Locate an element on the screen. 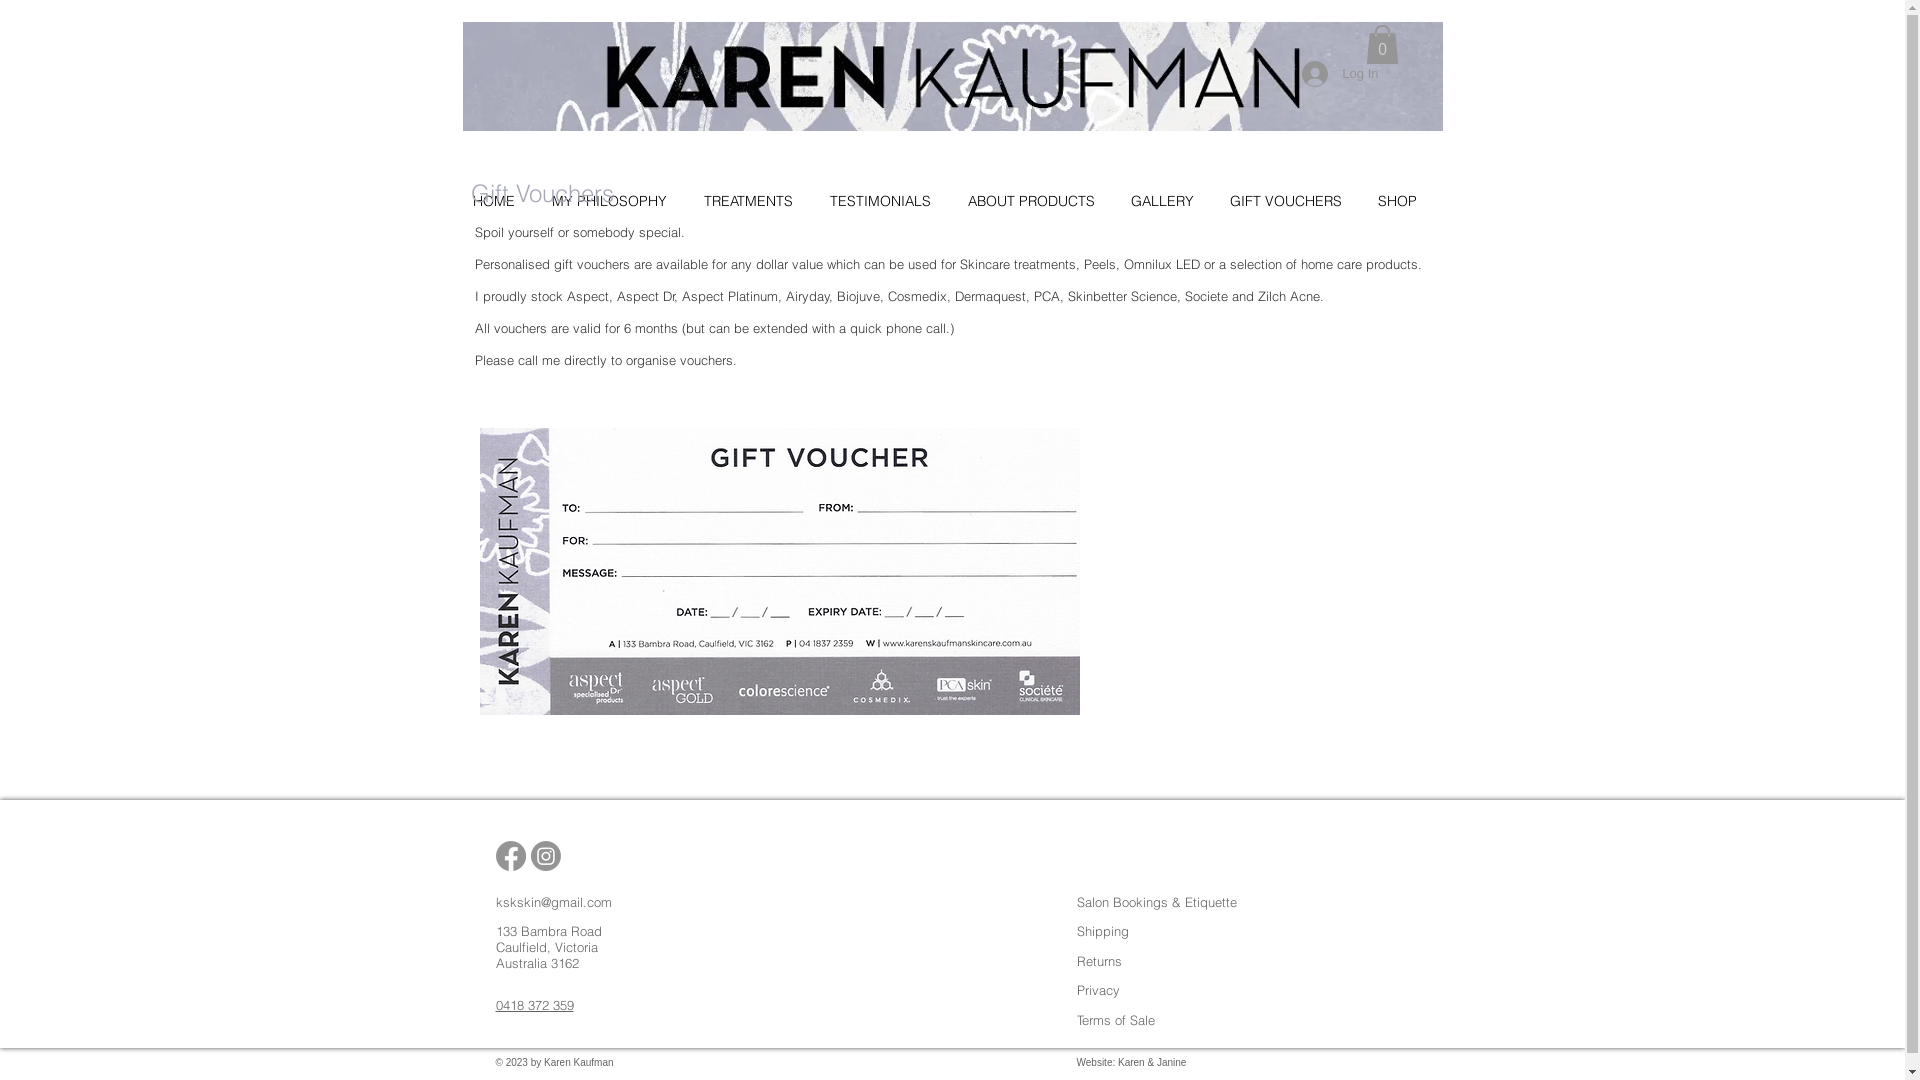 Image resolution: width=1920 pixels, height=1080 pixels. 'TREATMENTS' is located at coordinates (756, 200).